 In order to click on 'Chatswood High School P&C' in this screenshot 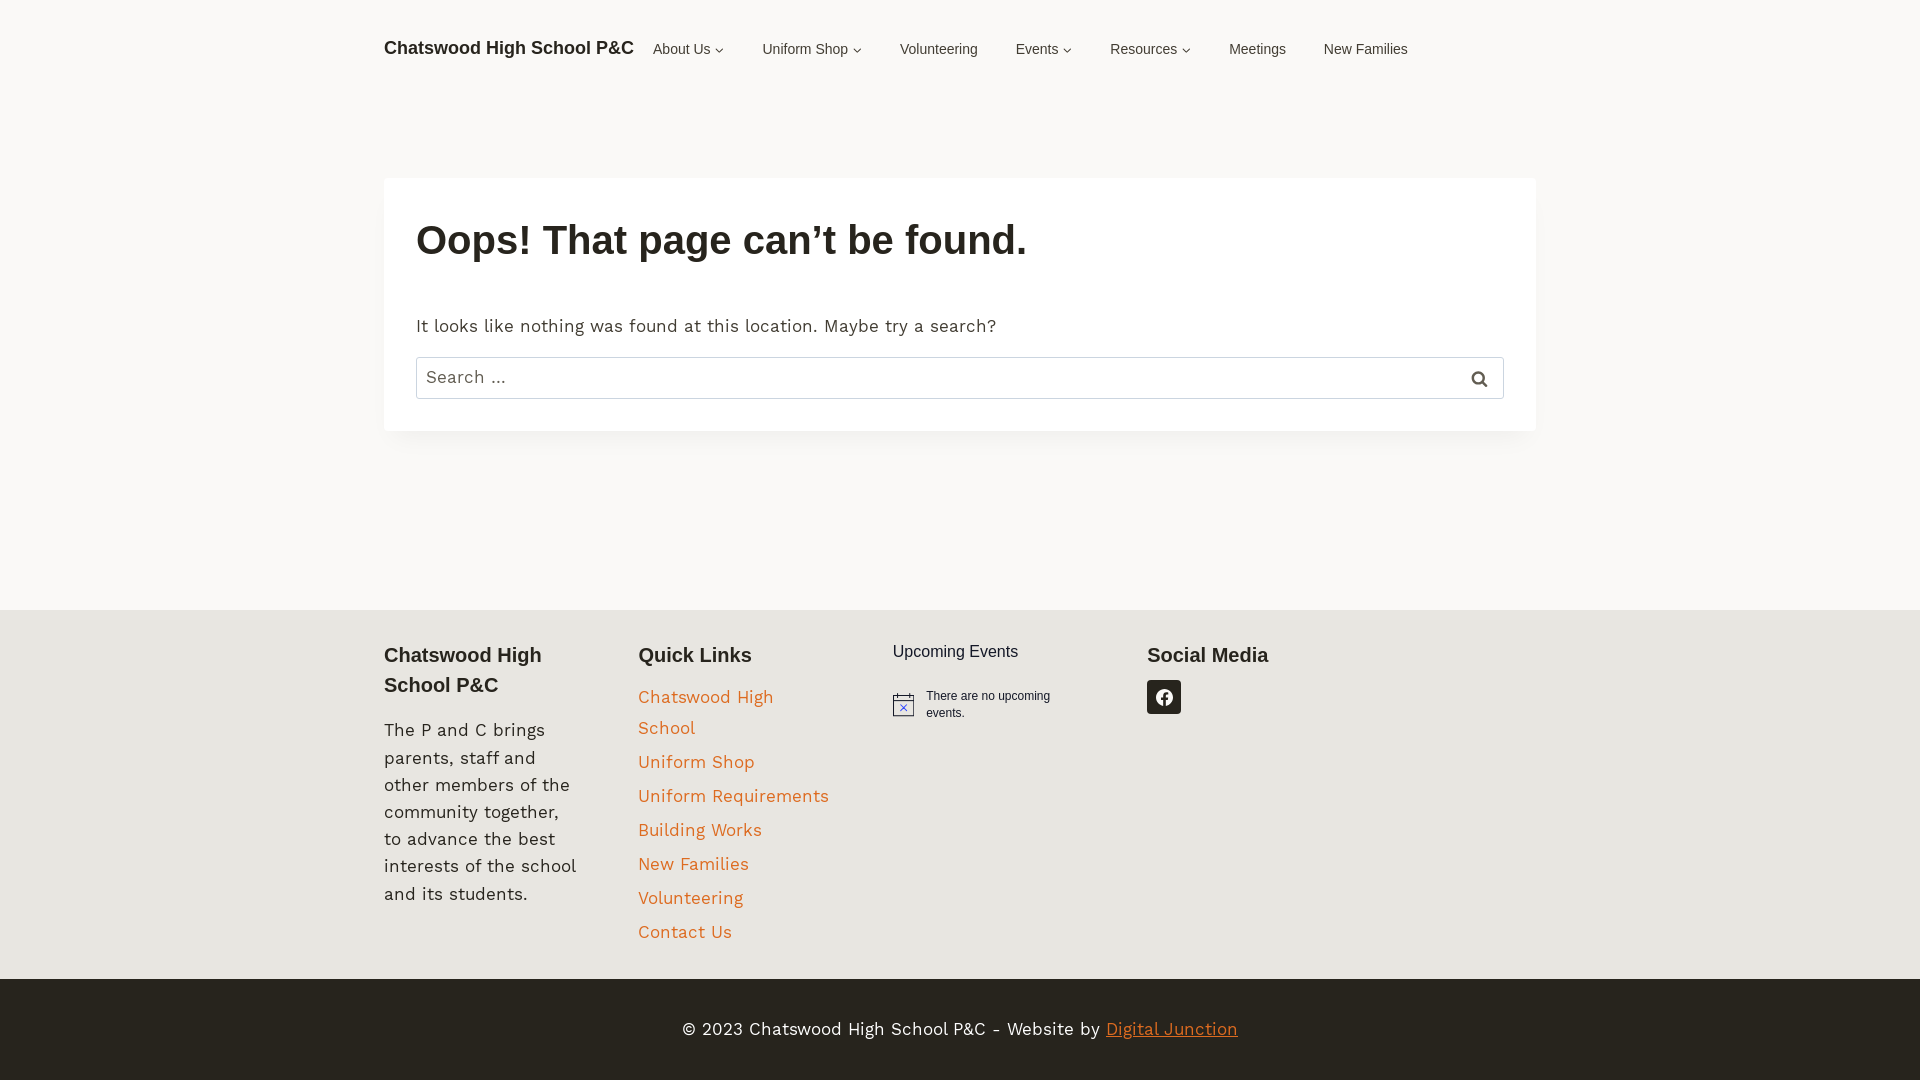, I will do `click(508, 48)`.